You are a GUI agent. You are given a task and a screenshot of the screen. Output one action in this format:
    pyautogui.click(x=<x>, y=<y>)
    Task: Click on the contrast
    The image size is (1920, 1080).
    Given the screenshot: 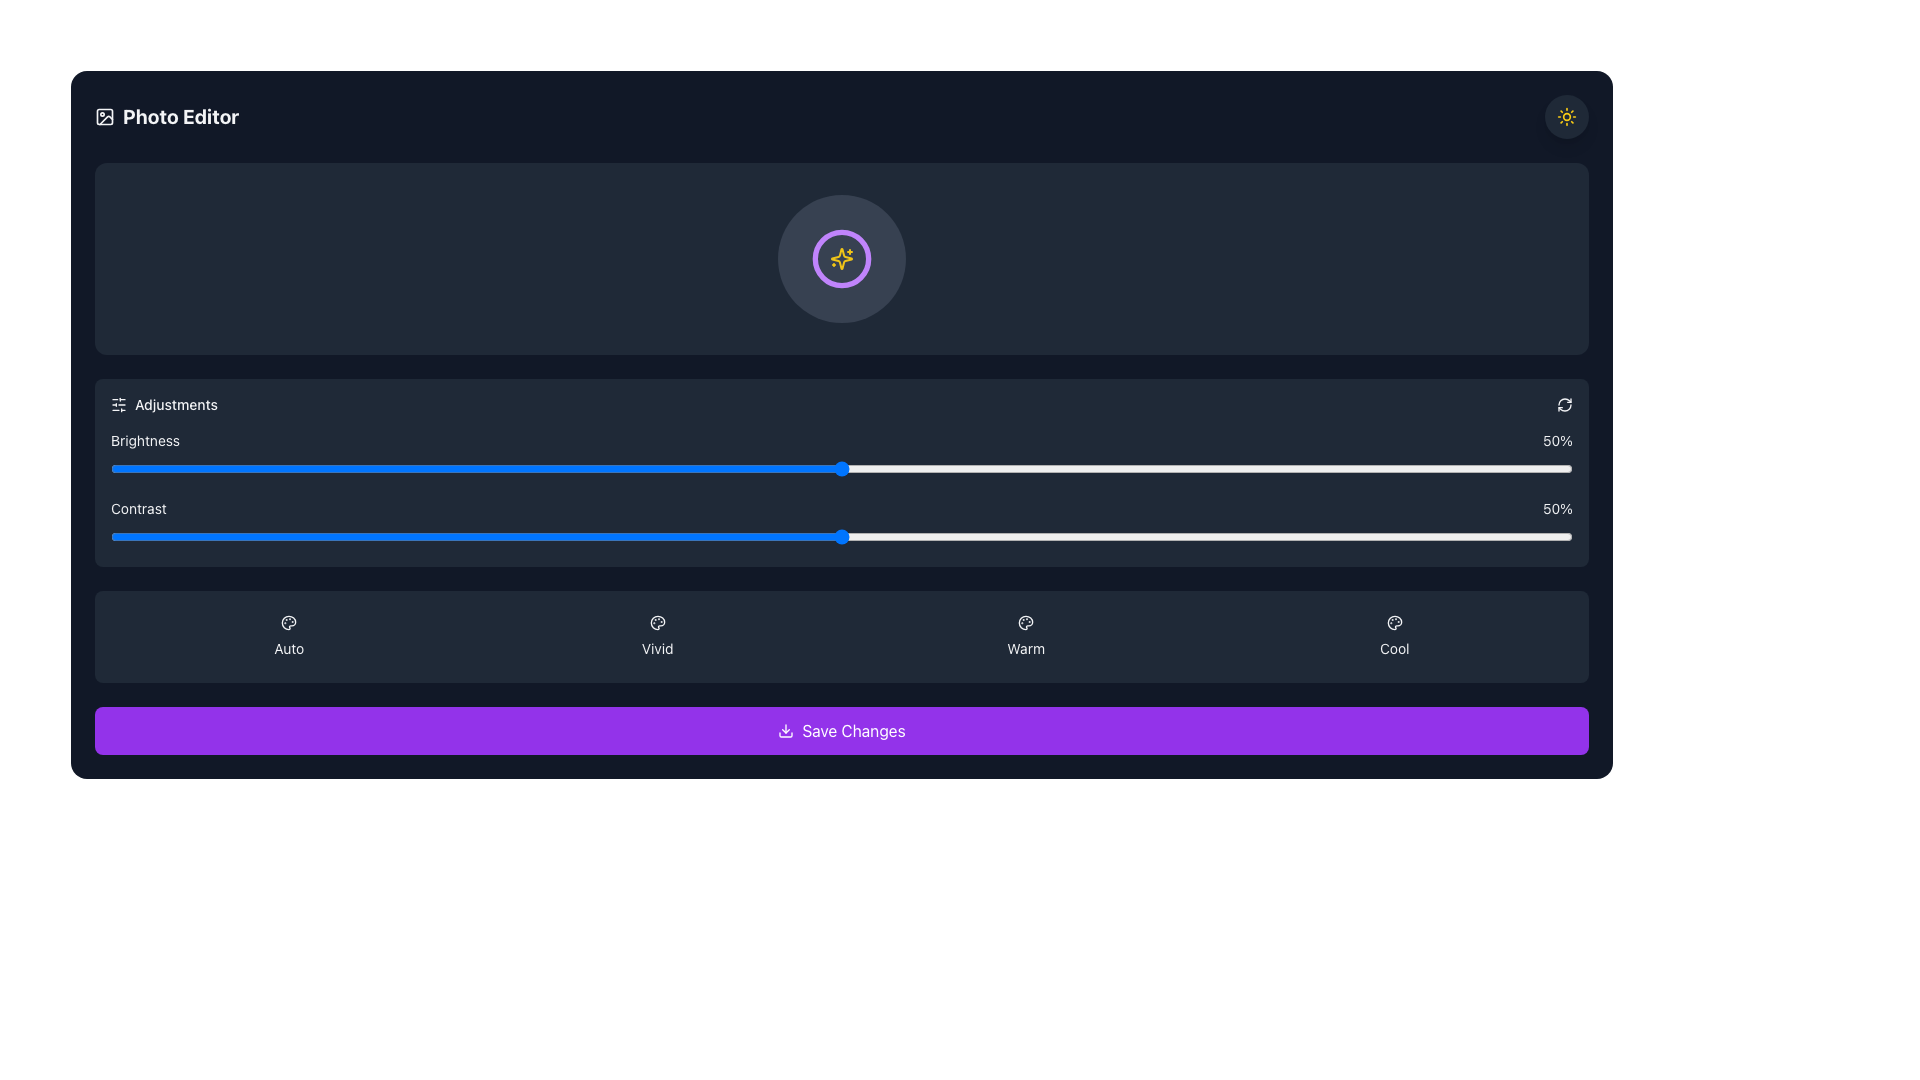 What is the action you would take?
    pyautogui.click(x=827, y=535)
    